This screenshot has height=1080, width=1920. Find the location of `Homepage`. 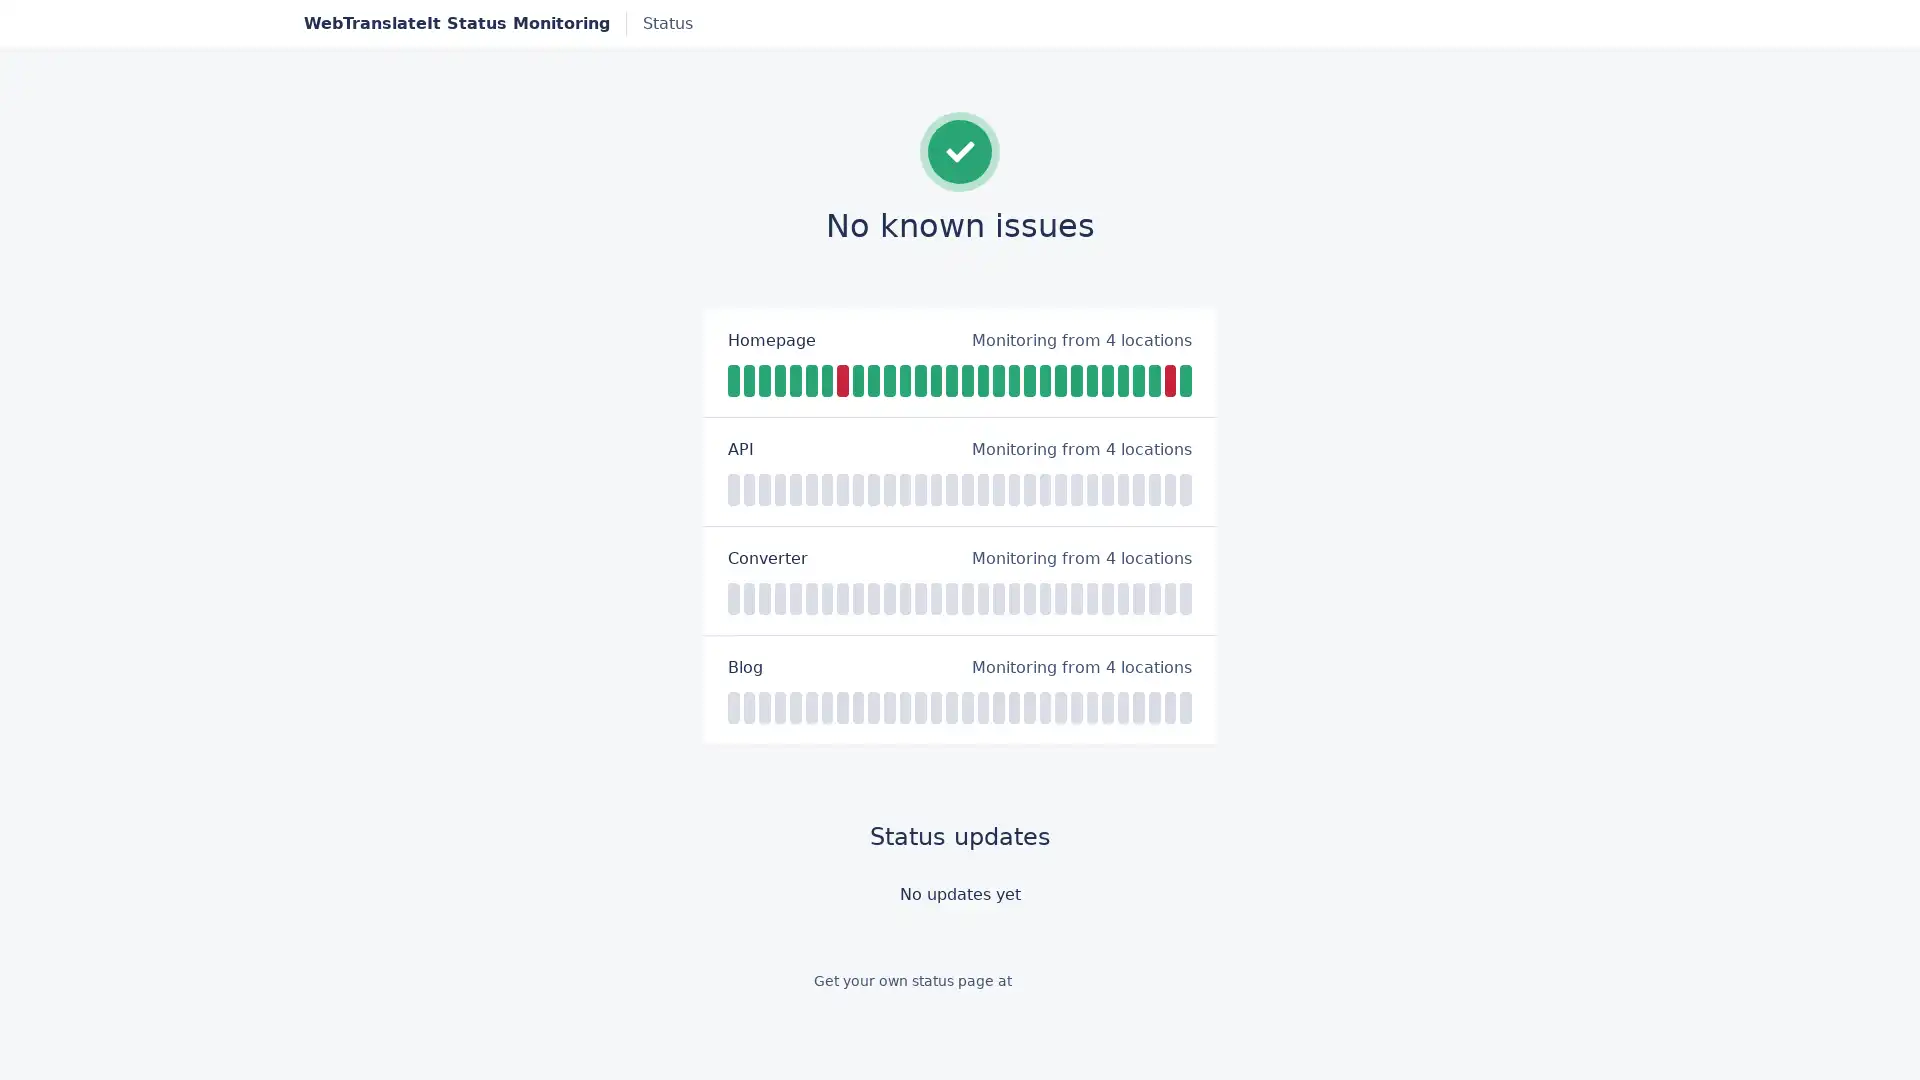

Homepage is located at coordinates (771, 338).